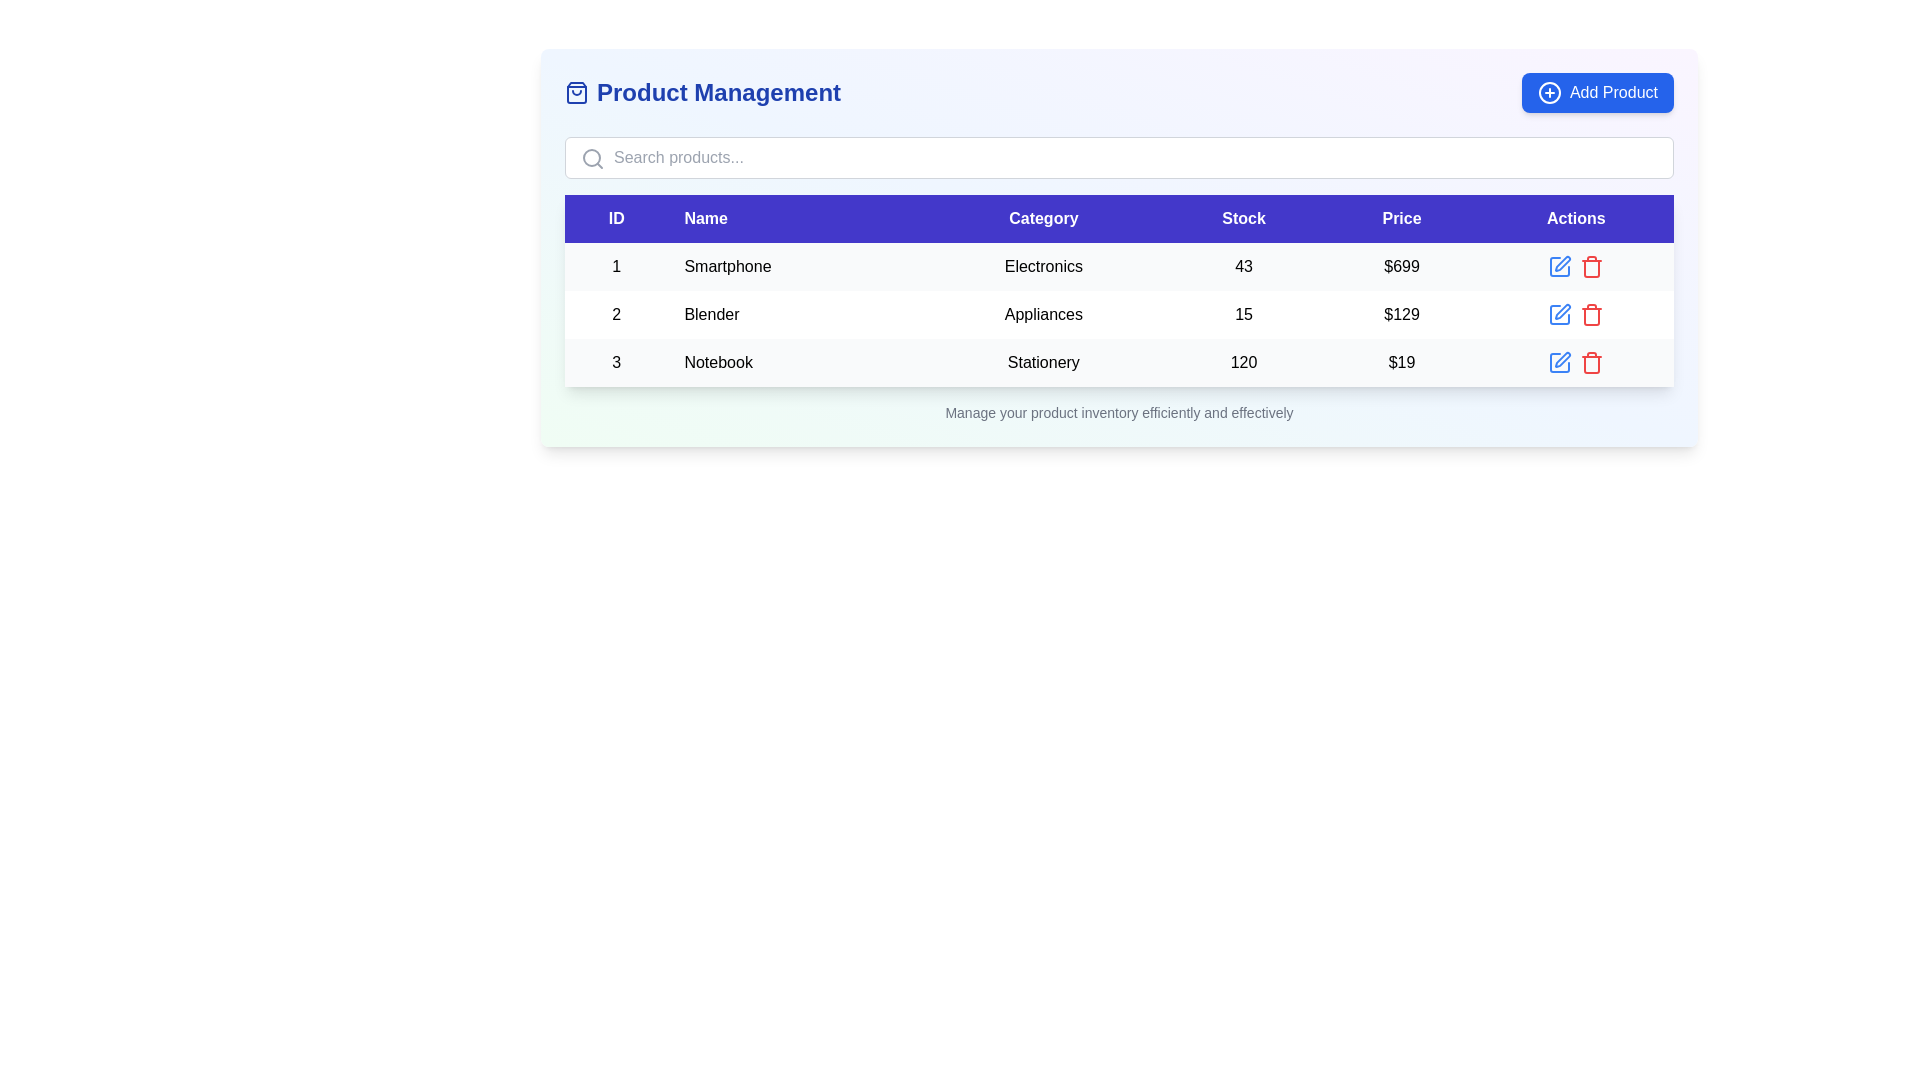  What do you see at coordinates (615, 362) in the screenshot?
I see `text '3' from the numerical value displayed in the top-left corner of the third row under the 'ID' column in the table` at bounding box center [615, 362].